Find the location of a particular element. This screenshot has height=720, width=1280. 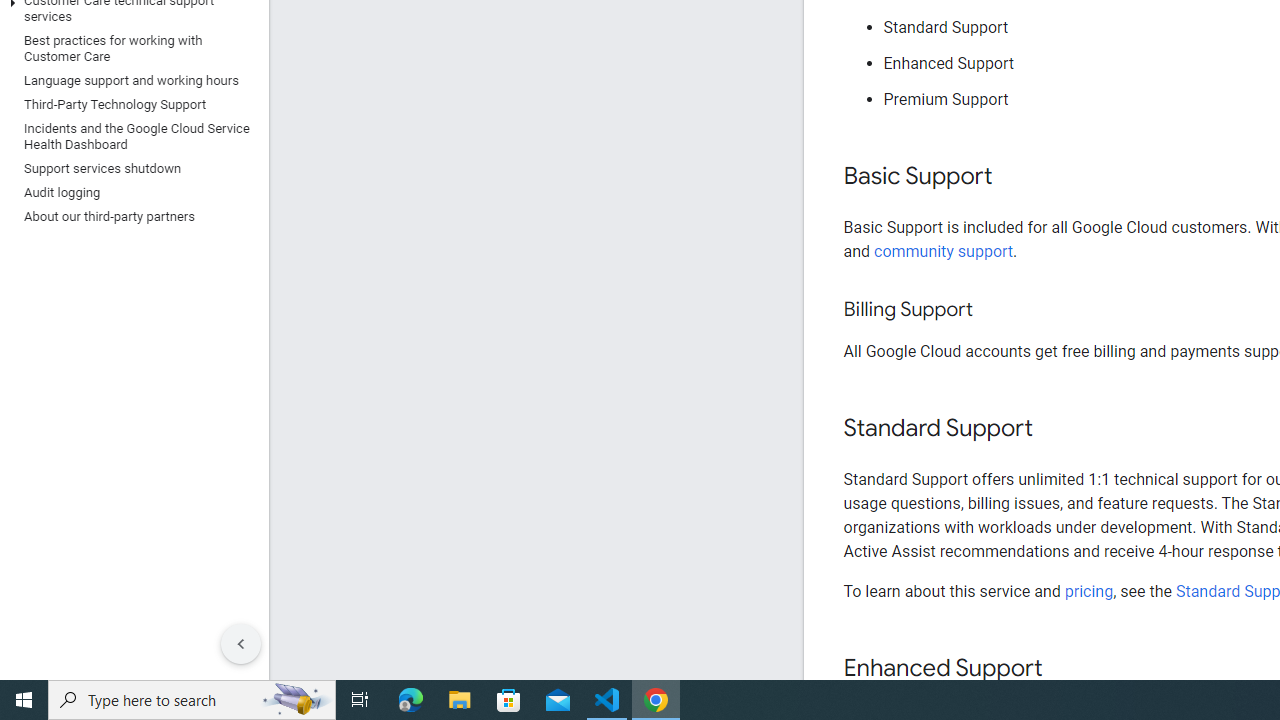

'Copy link to this section: Enhanced Support' is located at coordinates (1061, 669).